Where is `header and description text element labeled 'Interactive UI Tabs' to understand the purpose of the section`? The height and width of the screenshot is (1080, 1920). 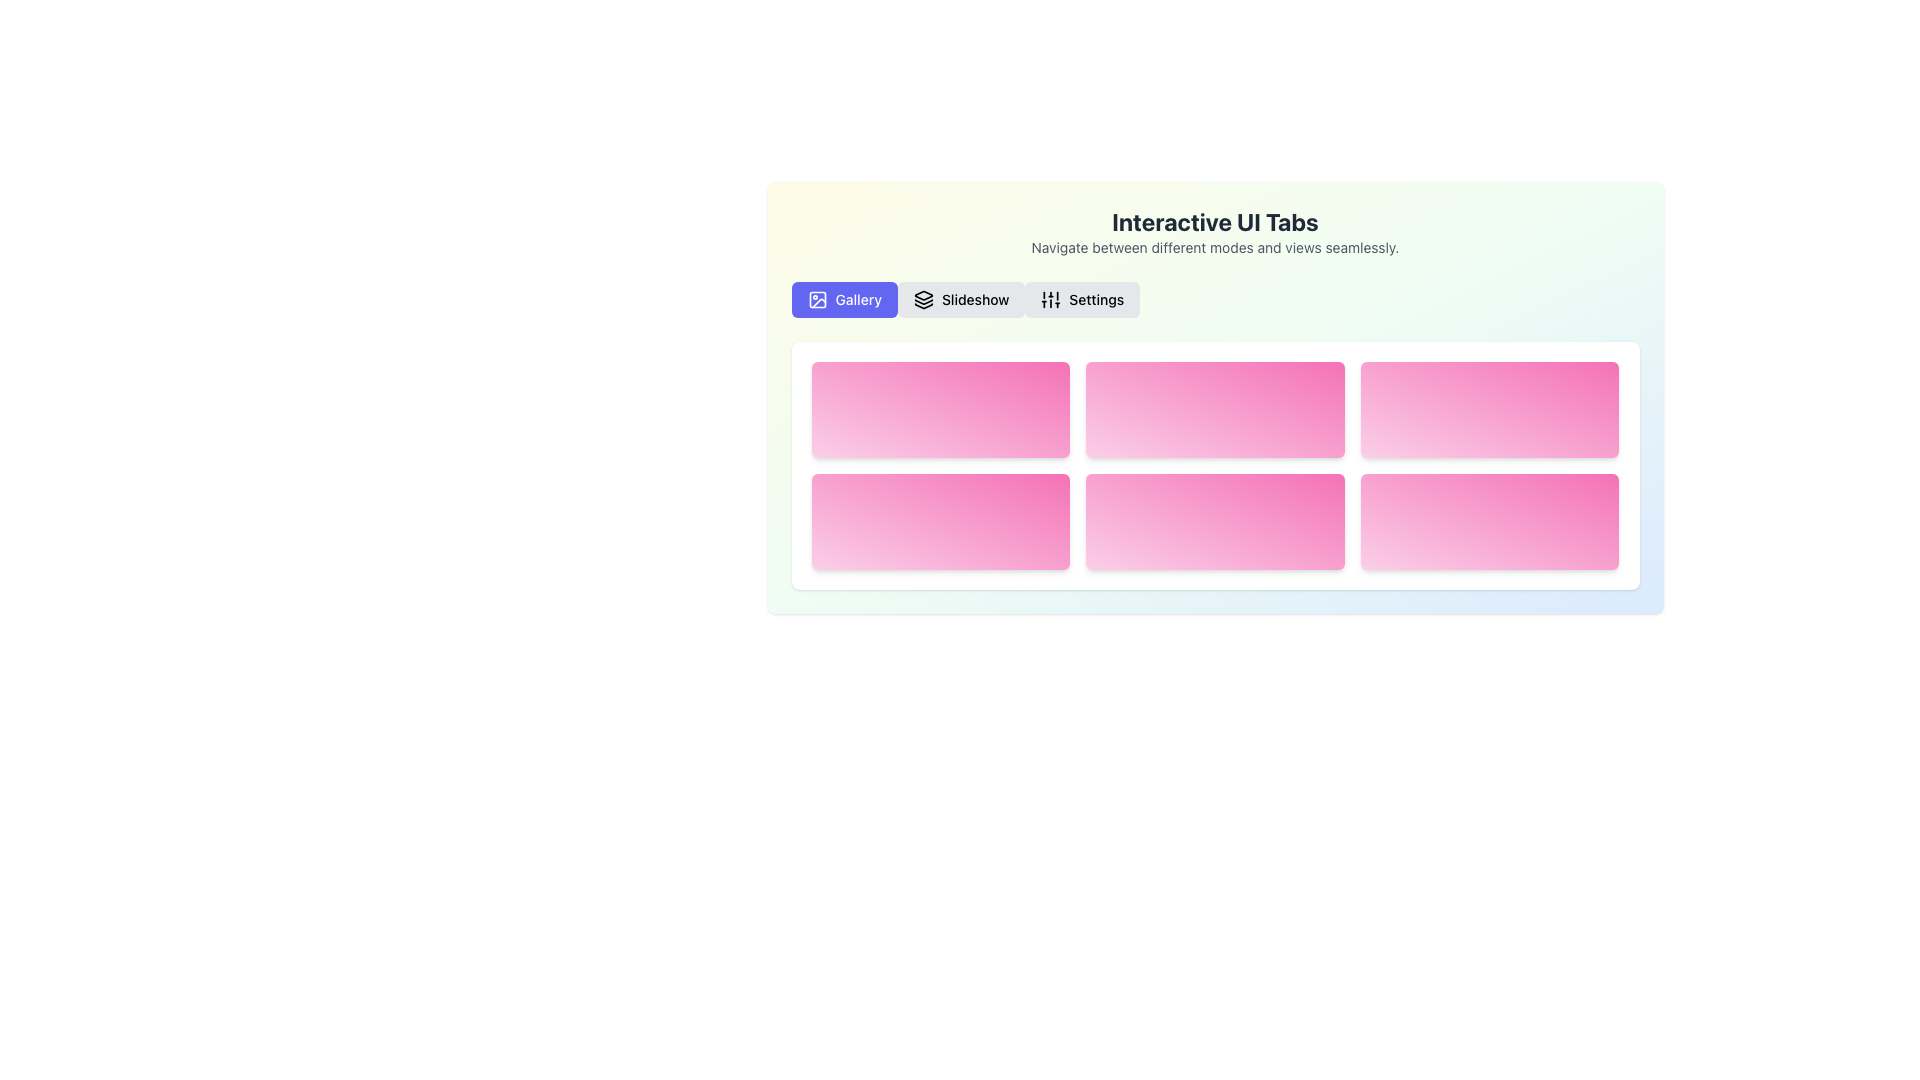
header and description text element labeled 'Interactive UI Tabs' to understand the purpose of the section is located at coordinates (1214, 230).